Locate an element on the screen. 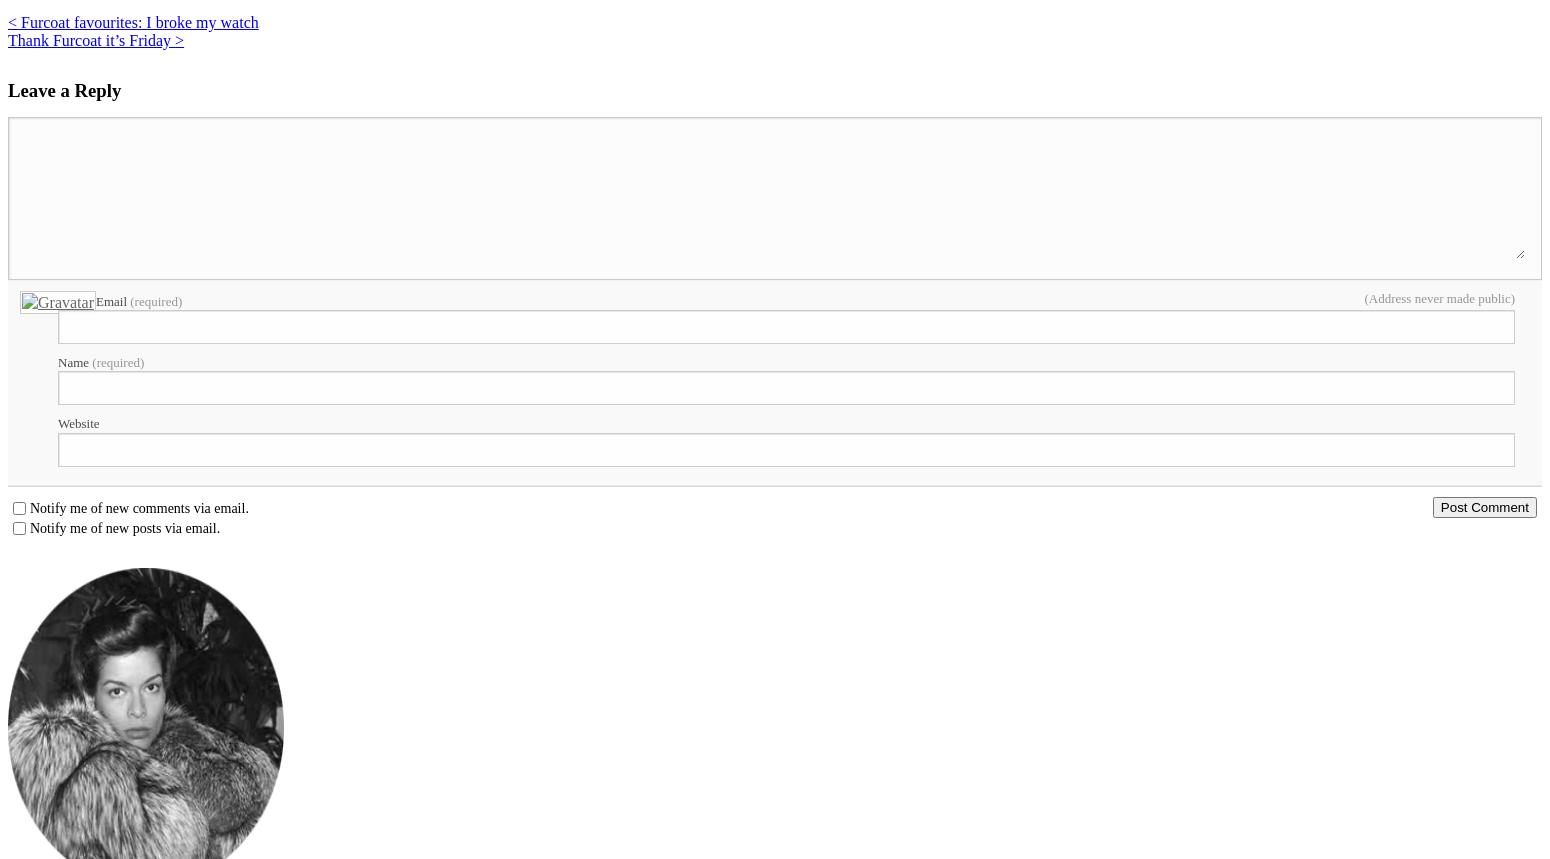 The width and height of the screenshot is (1550, 859). '>' is located at coordinates (178, 40).